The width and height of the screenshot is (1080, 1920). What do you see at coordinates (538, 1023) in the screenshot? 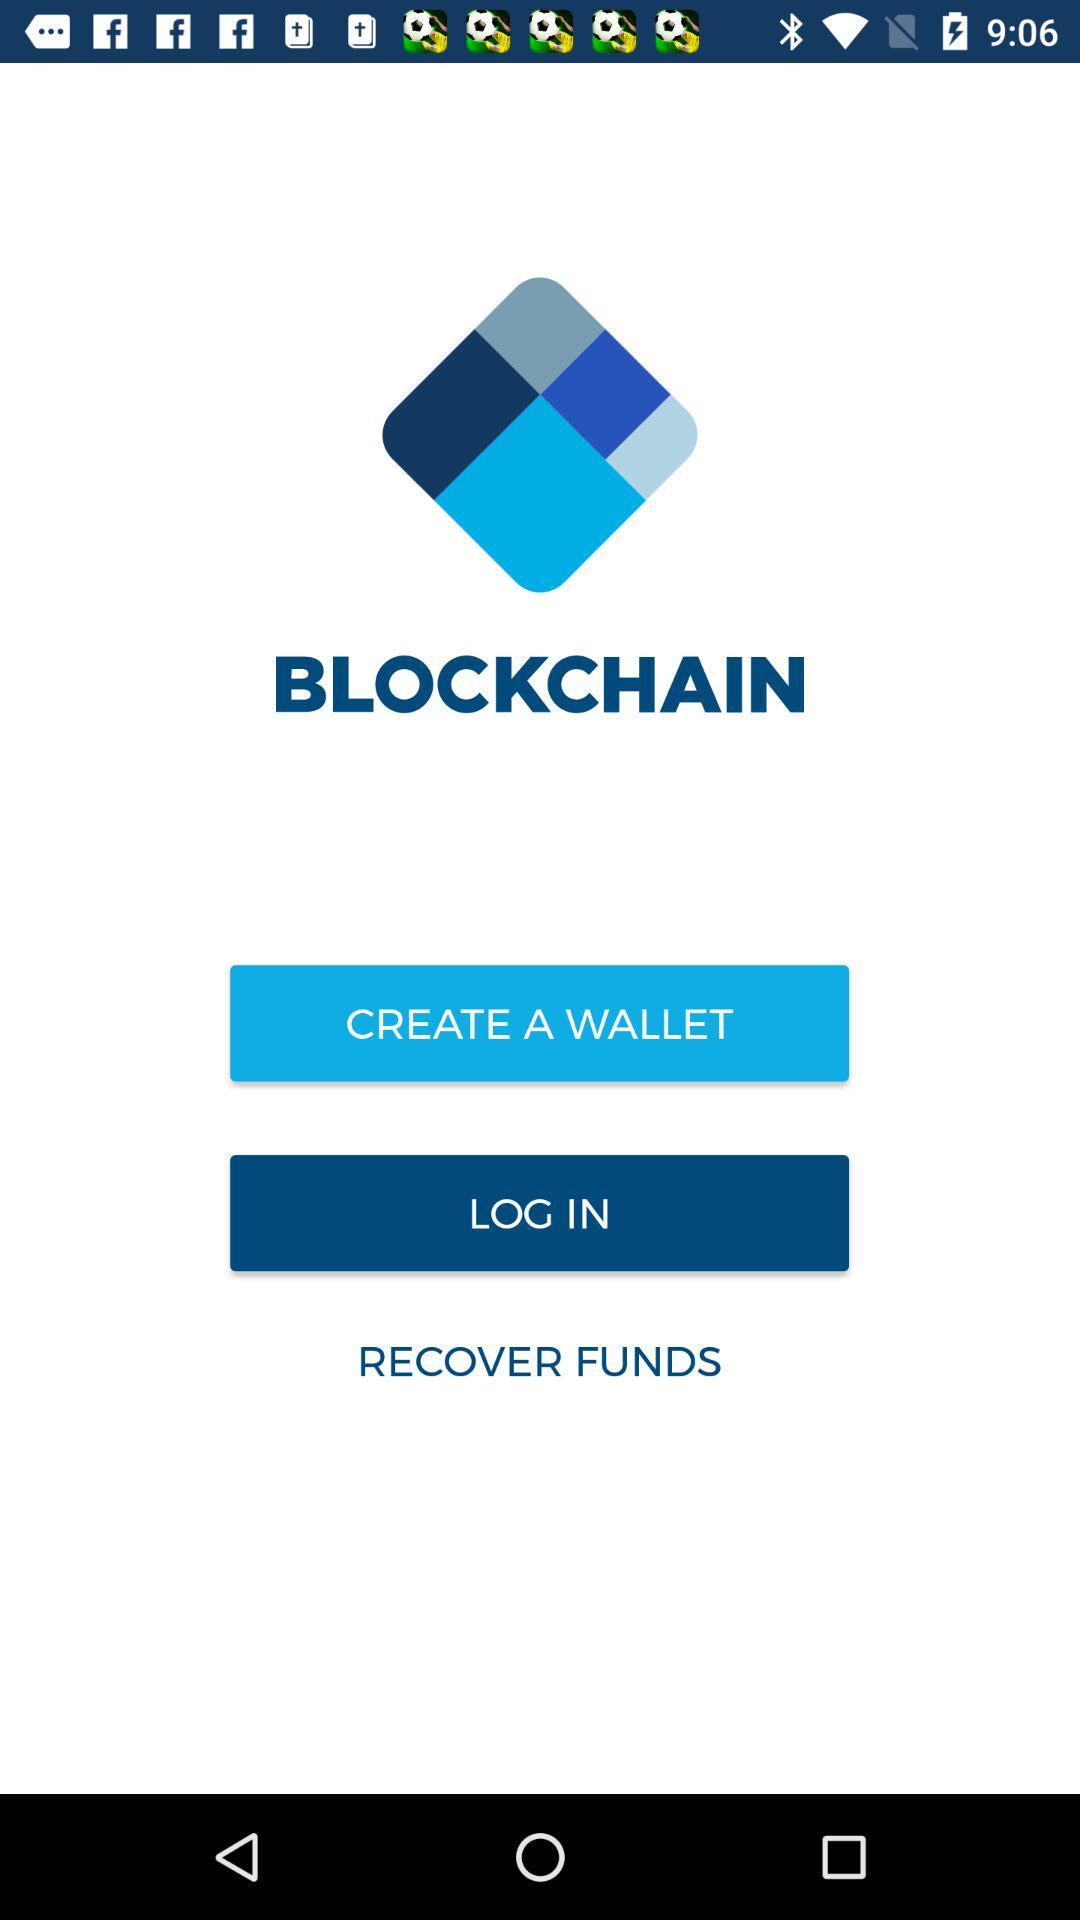
I see `item above the log in icon` at bounding box center [538, 1023].